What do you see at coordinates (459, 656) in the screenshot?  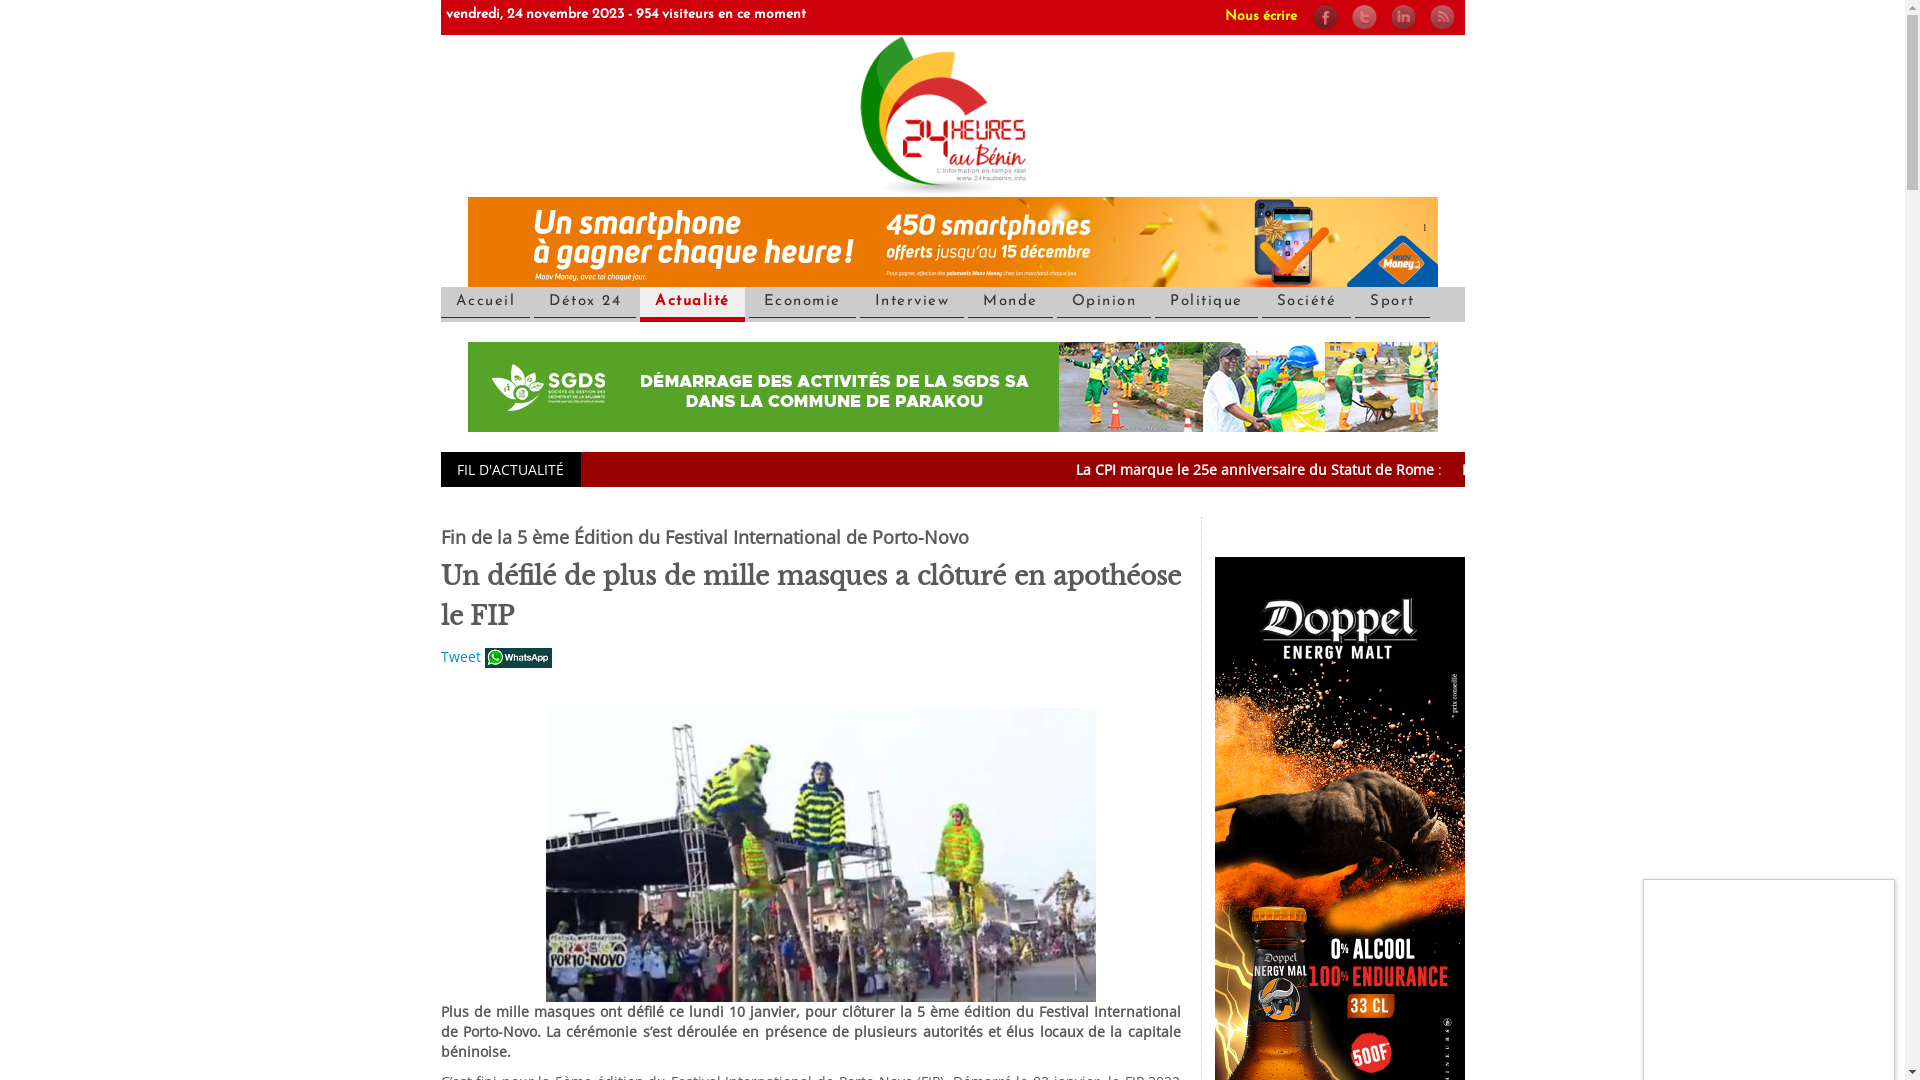 I see `'Tweet'` at bounding box center [459, 656].